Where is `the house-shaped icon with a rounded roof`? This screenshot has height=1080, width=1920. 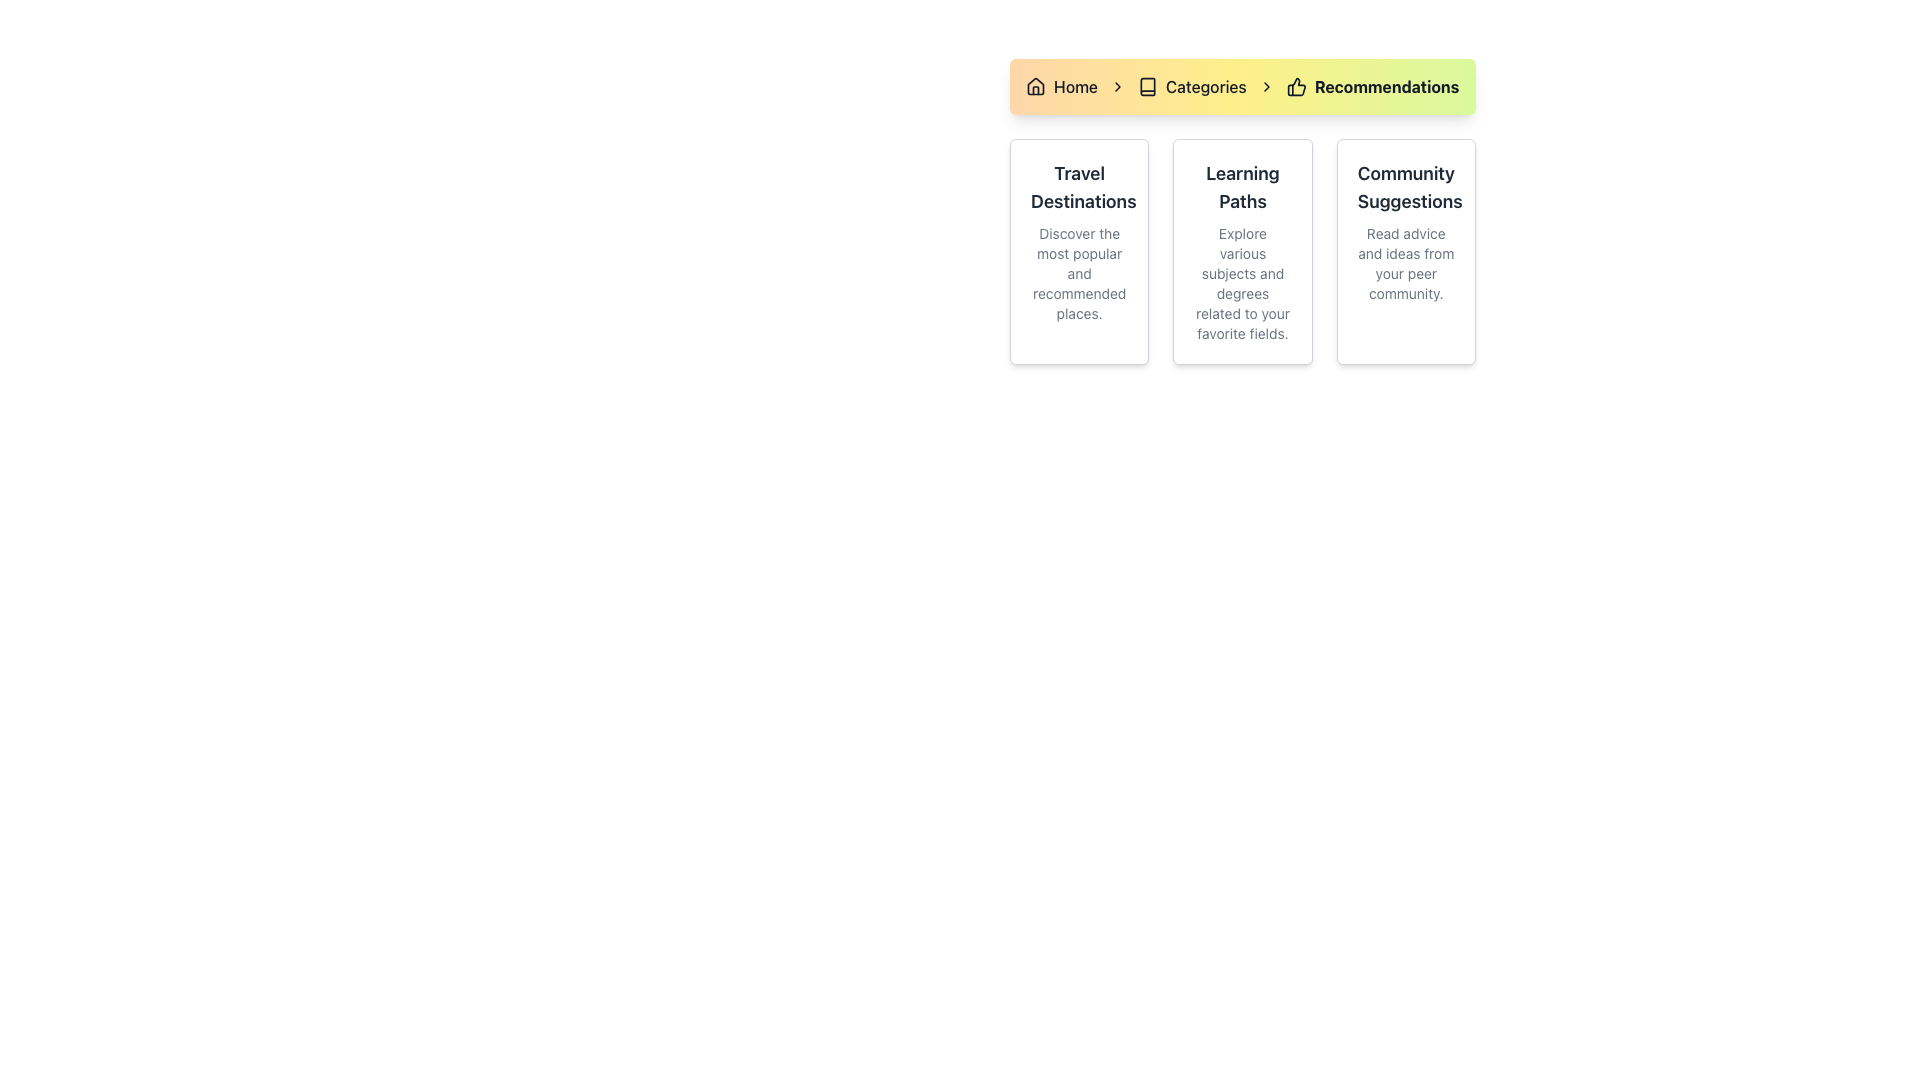 the house-shaped icon with a rounded roof is located at coordinates (1036, 86).